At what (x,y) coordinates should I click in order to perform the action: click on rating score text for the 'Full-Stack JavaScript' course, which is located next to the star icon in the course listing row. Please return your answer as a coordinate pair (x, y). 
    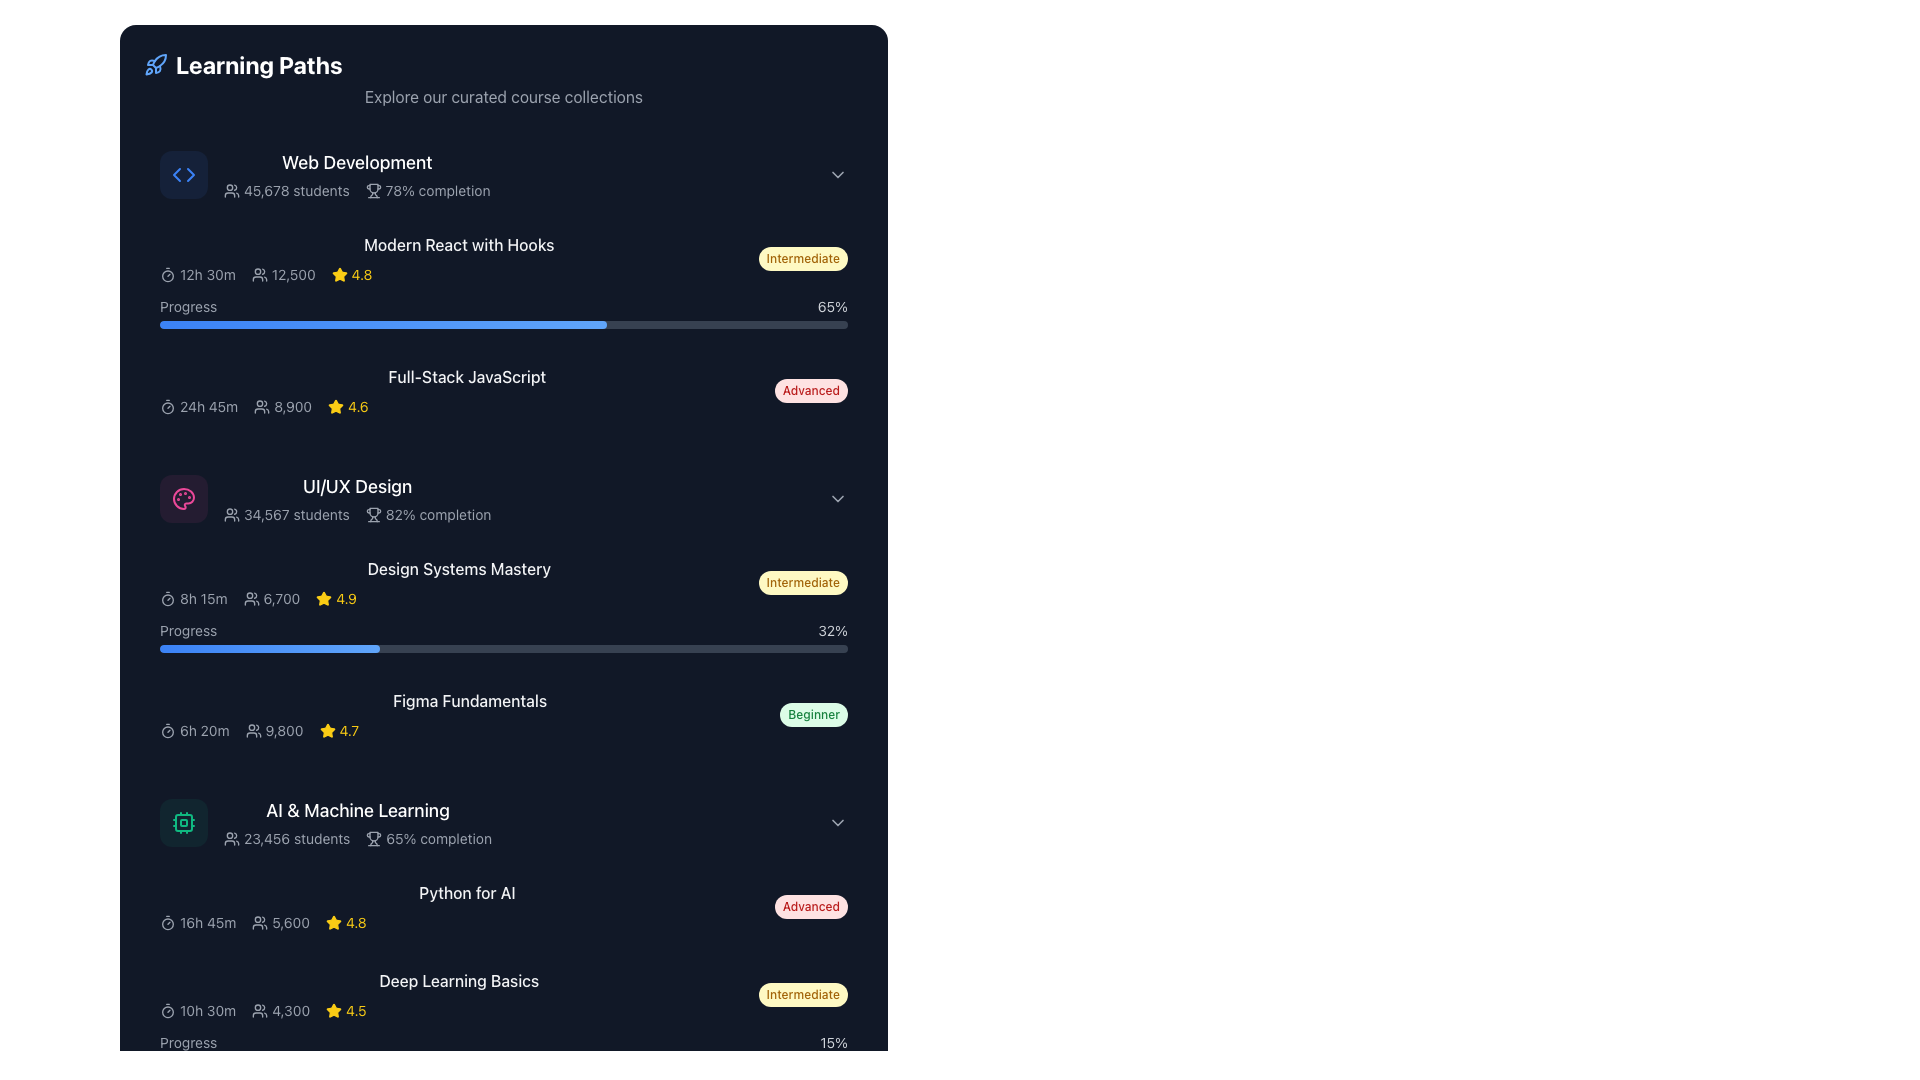
    Looking at the image, I should click on (358, 406).